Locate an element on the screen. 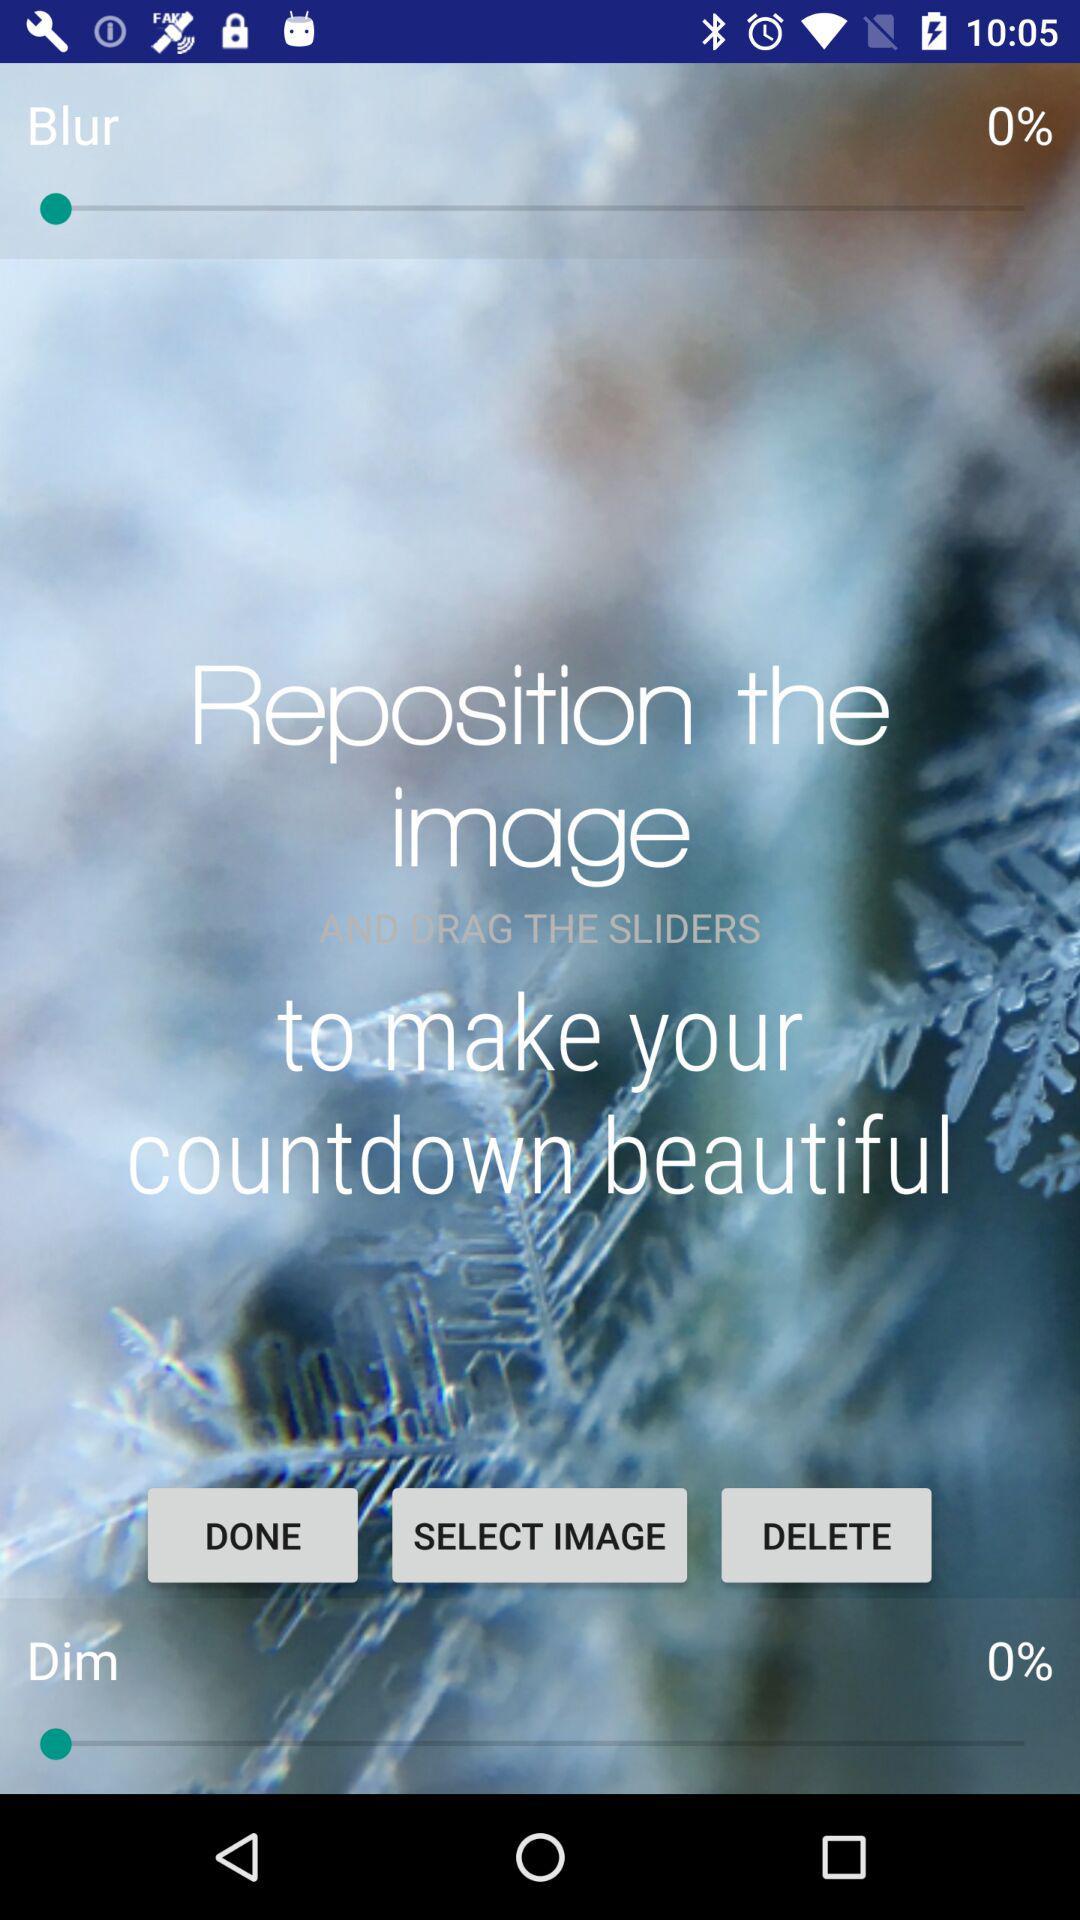  delete is located at coordinates (826, 1534).